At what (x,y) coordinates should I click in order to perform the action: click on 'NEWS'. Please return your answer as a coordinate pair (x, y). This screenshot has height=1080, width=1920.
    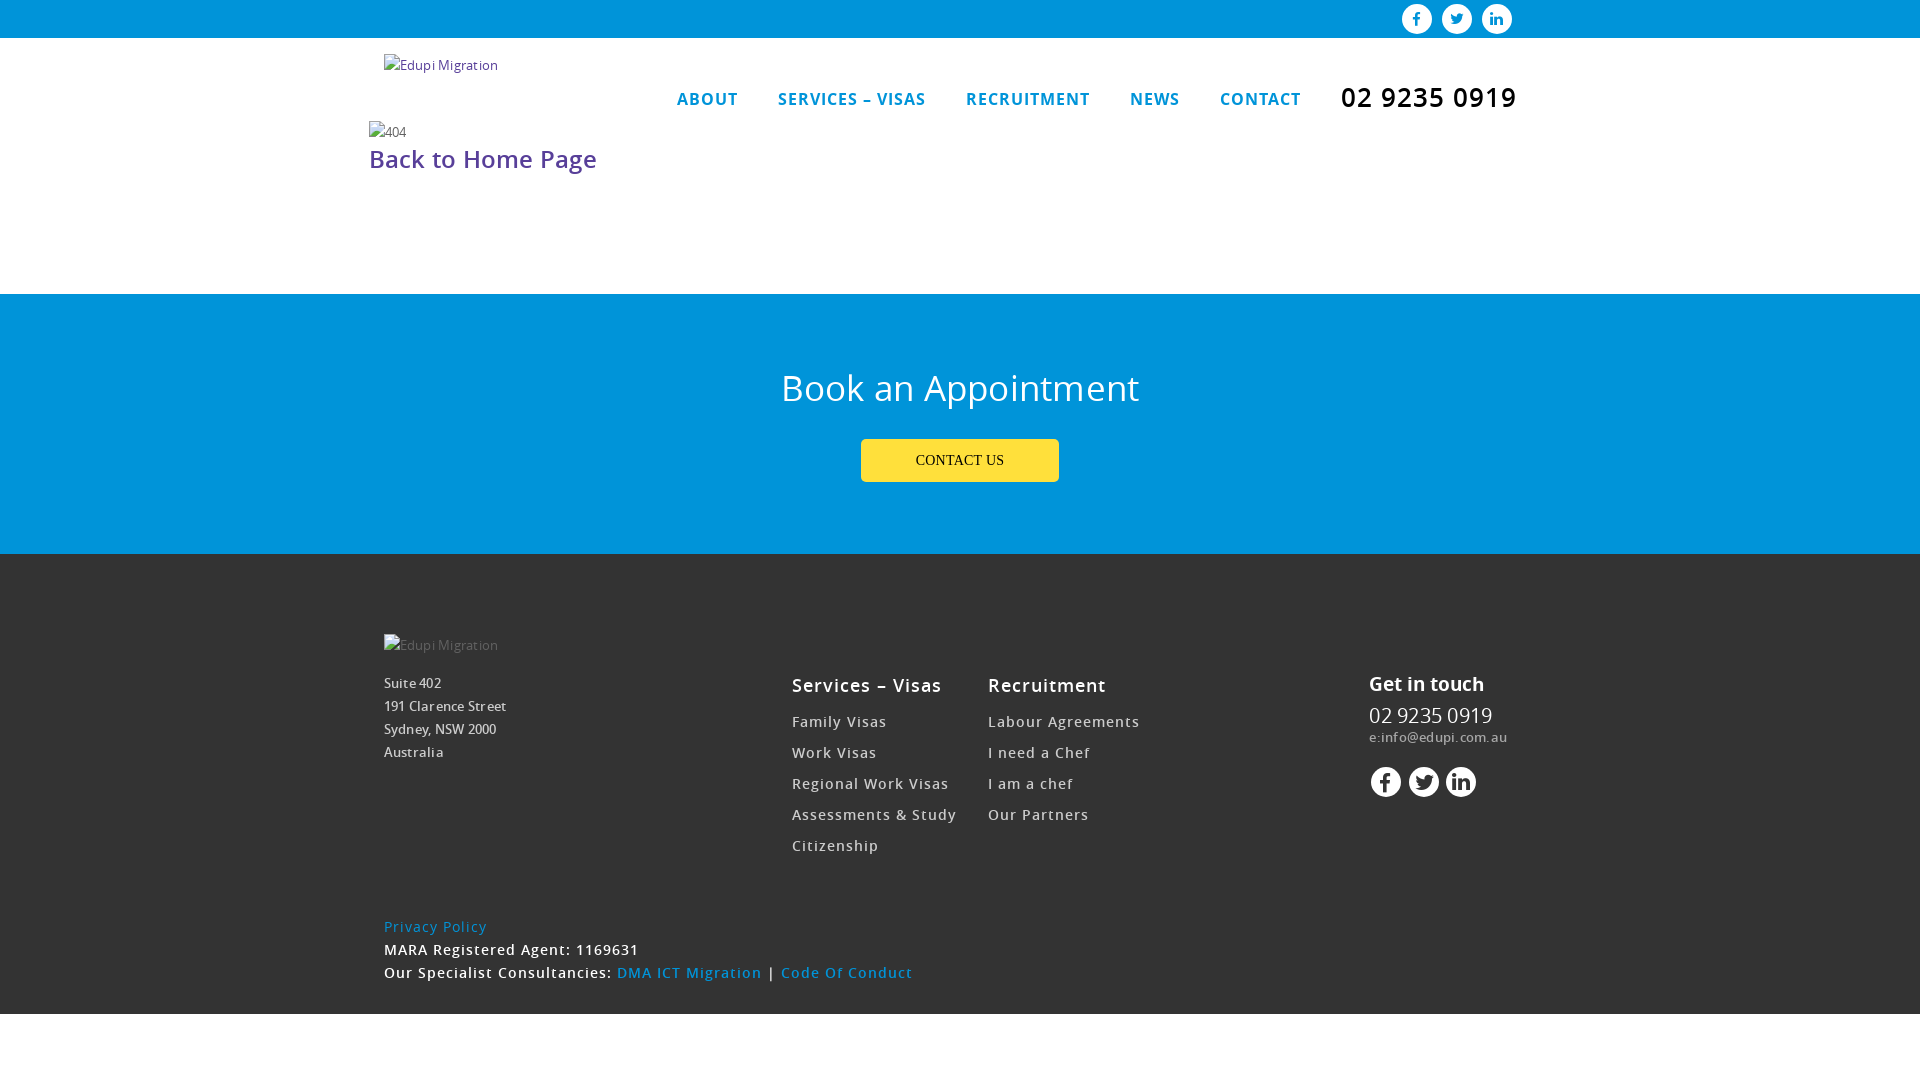
    Looking at the image, I should click on (1155, 101).